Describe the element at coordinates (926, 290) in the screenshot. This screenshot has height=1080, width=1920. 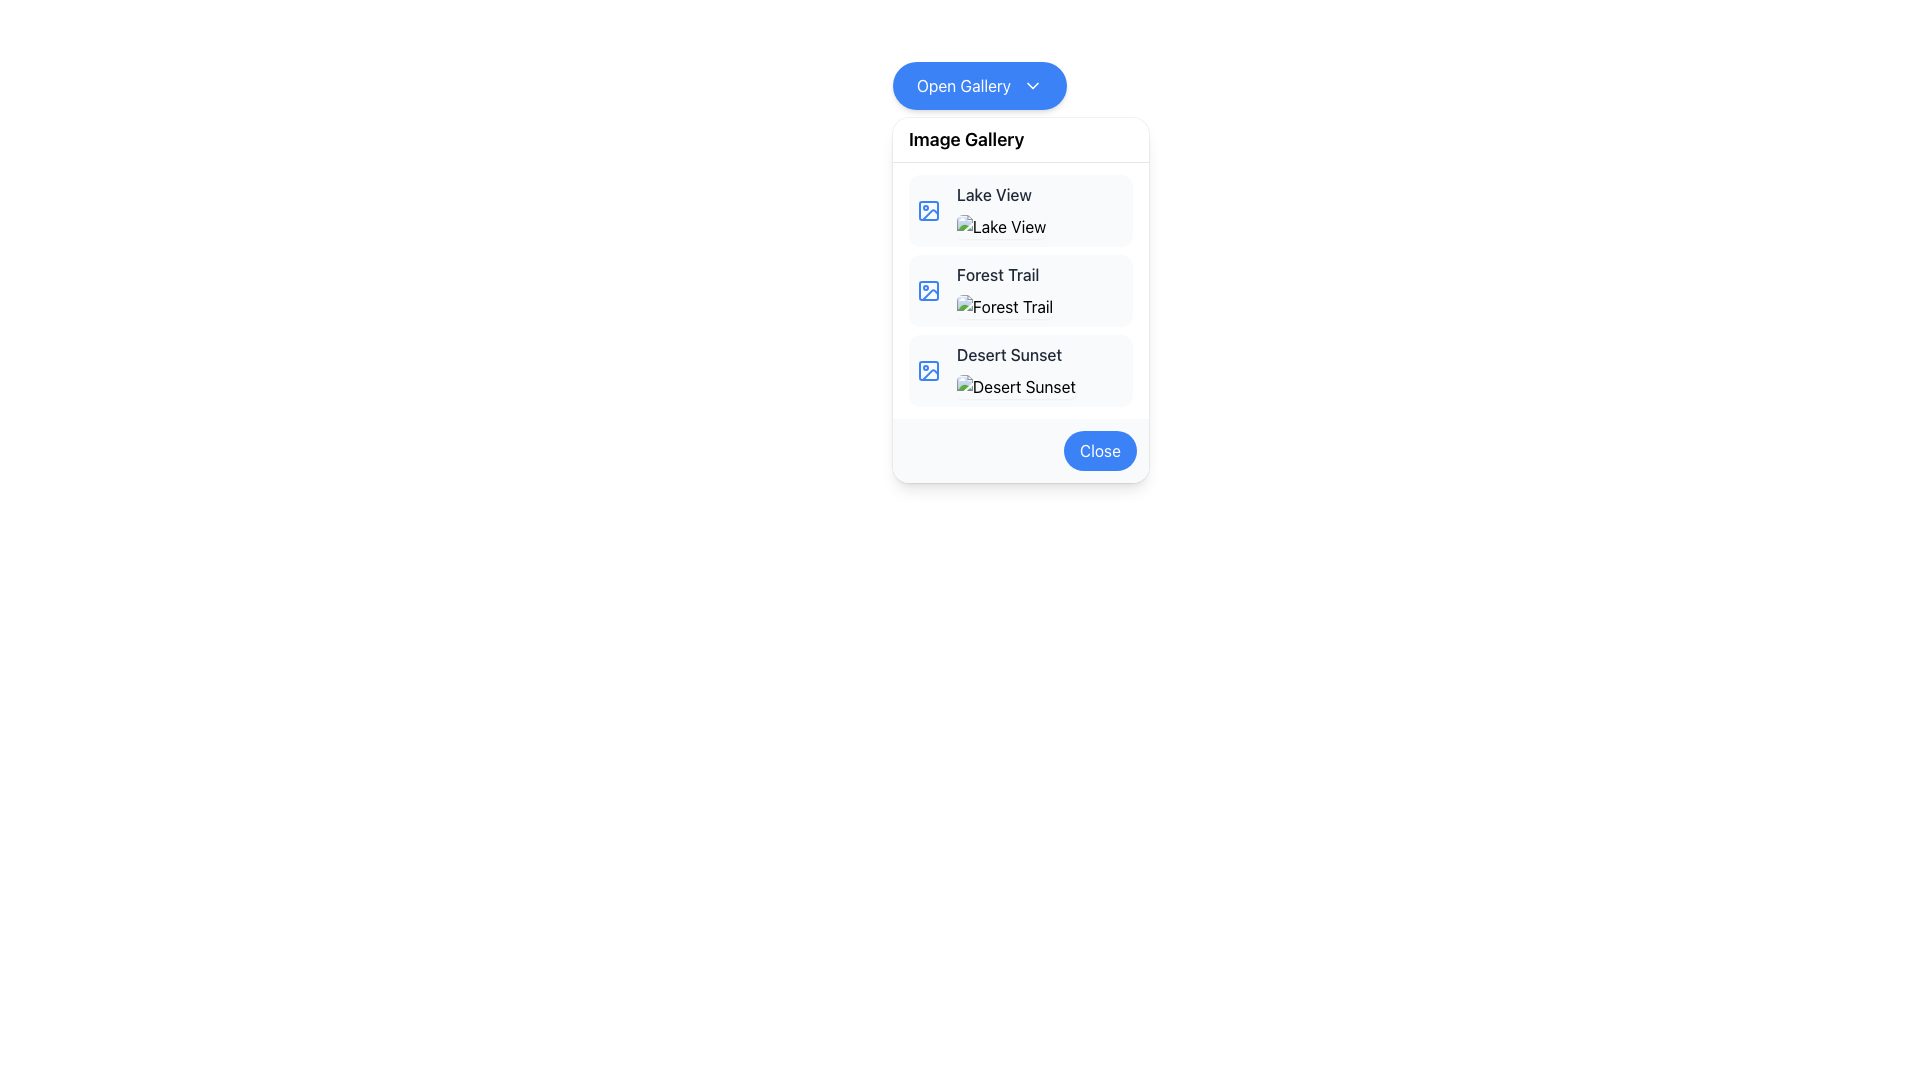
I see `the image icon located to the left of the 'Forest Trail' text in the 'Image Gallery' panel` at that location.